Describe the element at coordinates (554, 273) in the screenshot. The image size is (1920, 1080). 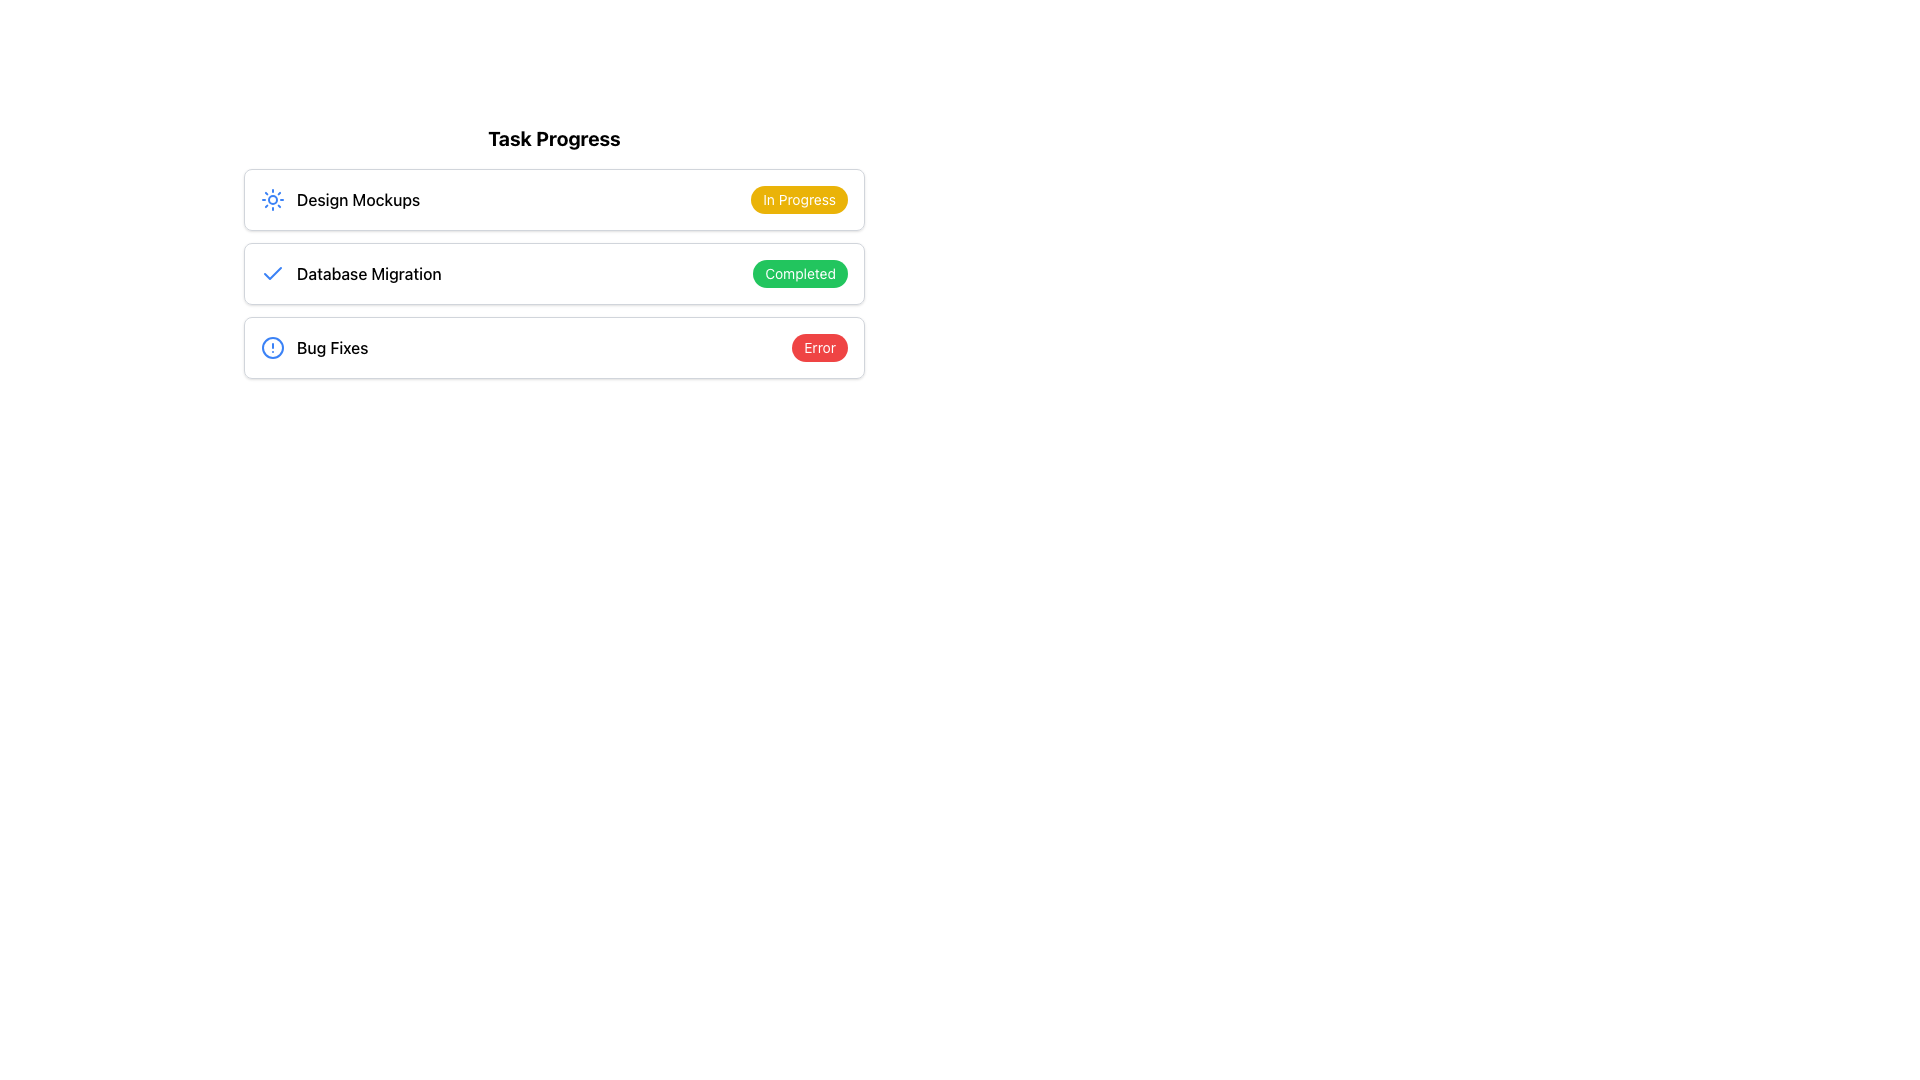
I see `the second task entry in the task progress tracker, which shows 'Database Migration' with a green 'Completed' badge` at that location.